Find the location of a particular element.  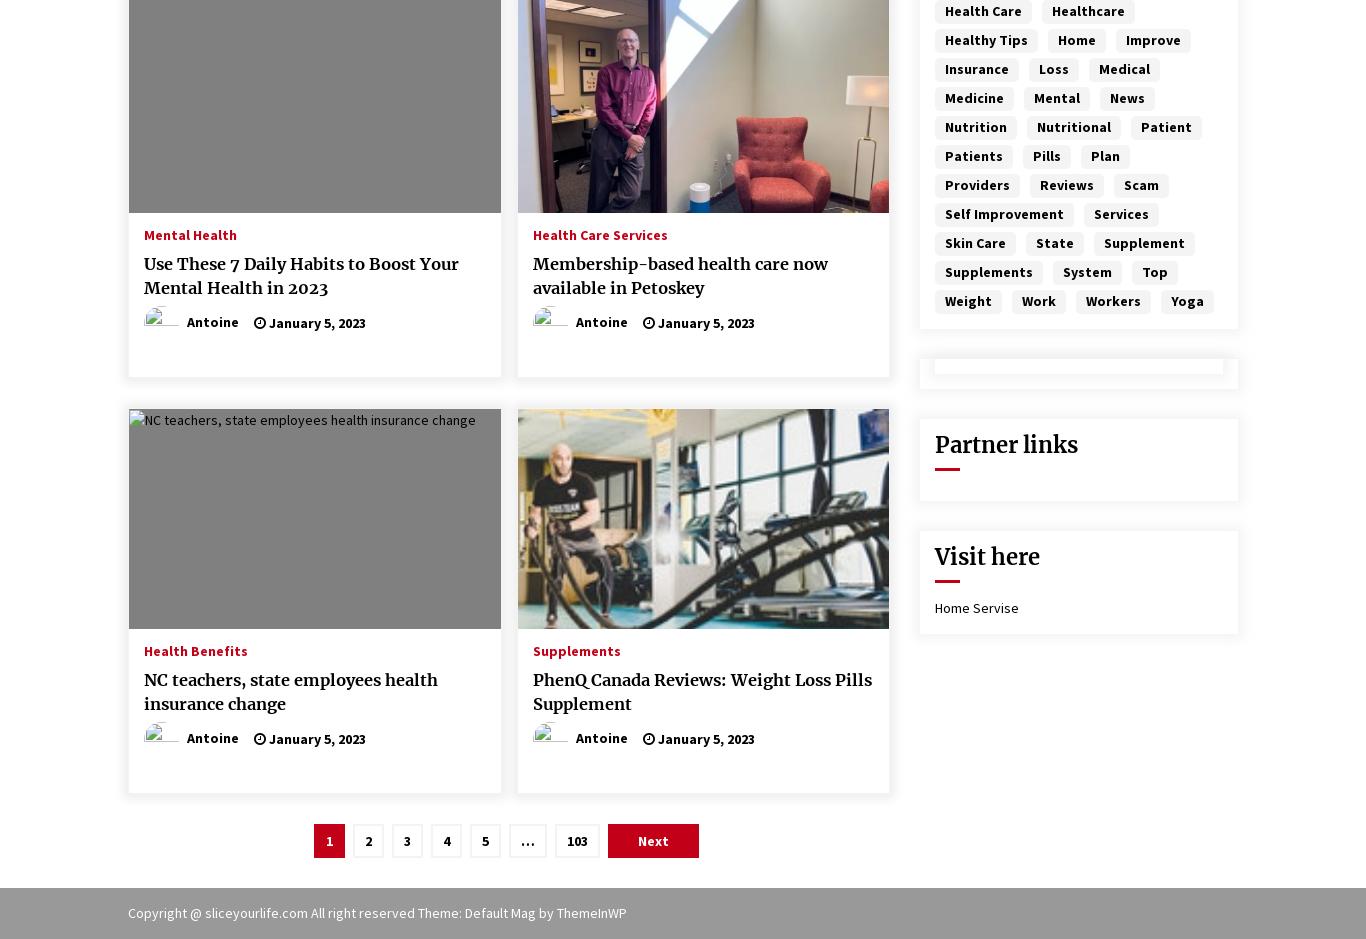

'Next' is located at coordinates (652, 839).